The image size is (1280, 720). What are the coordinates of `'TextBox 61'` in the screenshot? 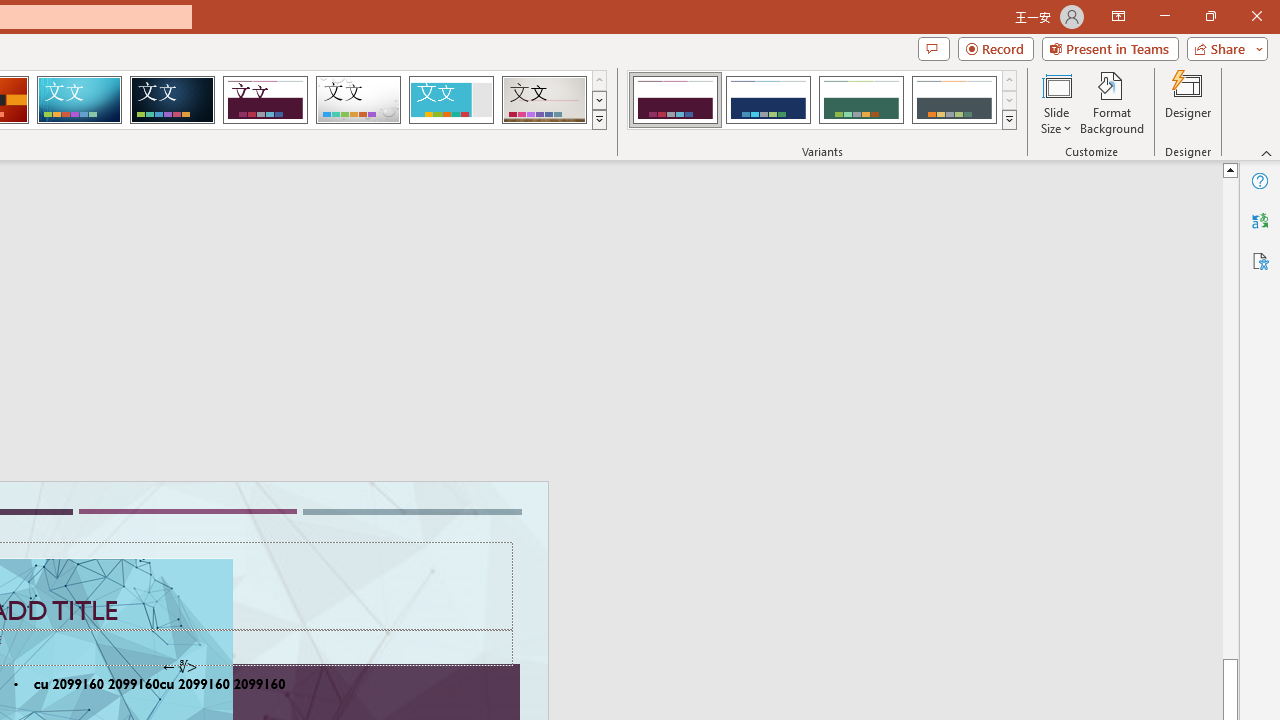 It's located at (186, 685).